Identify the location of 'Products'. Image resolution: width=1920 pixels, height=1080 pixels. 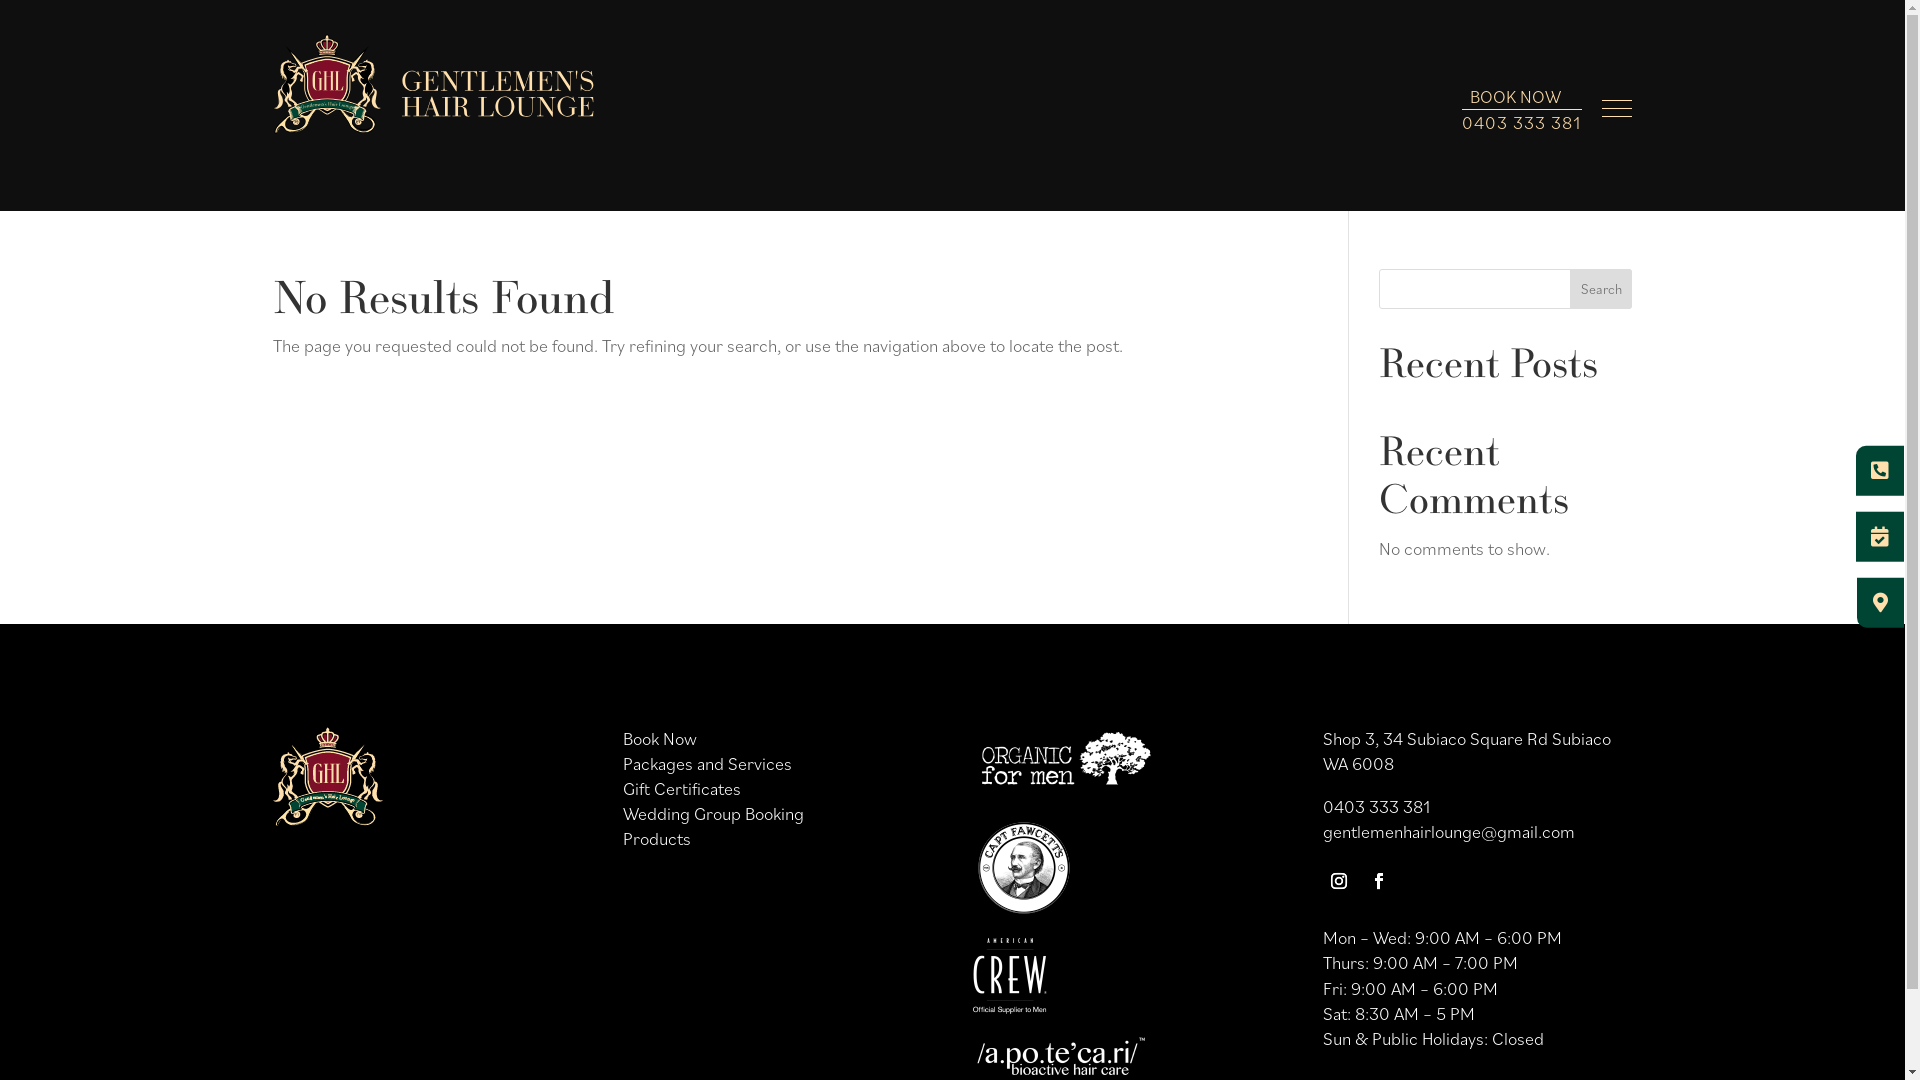
(657, 838).